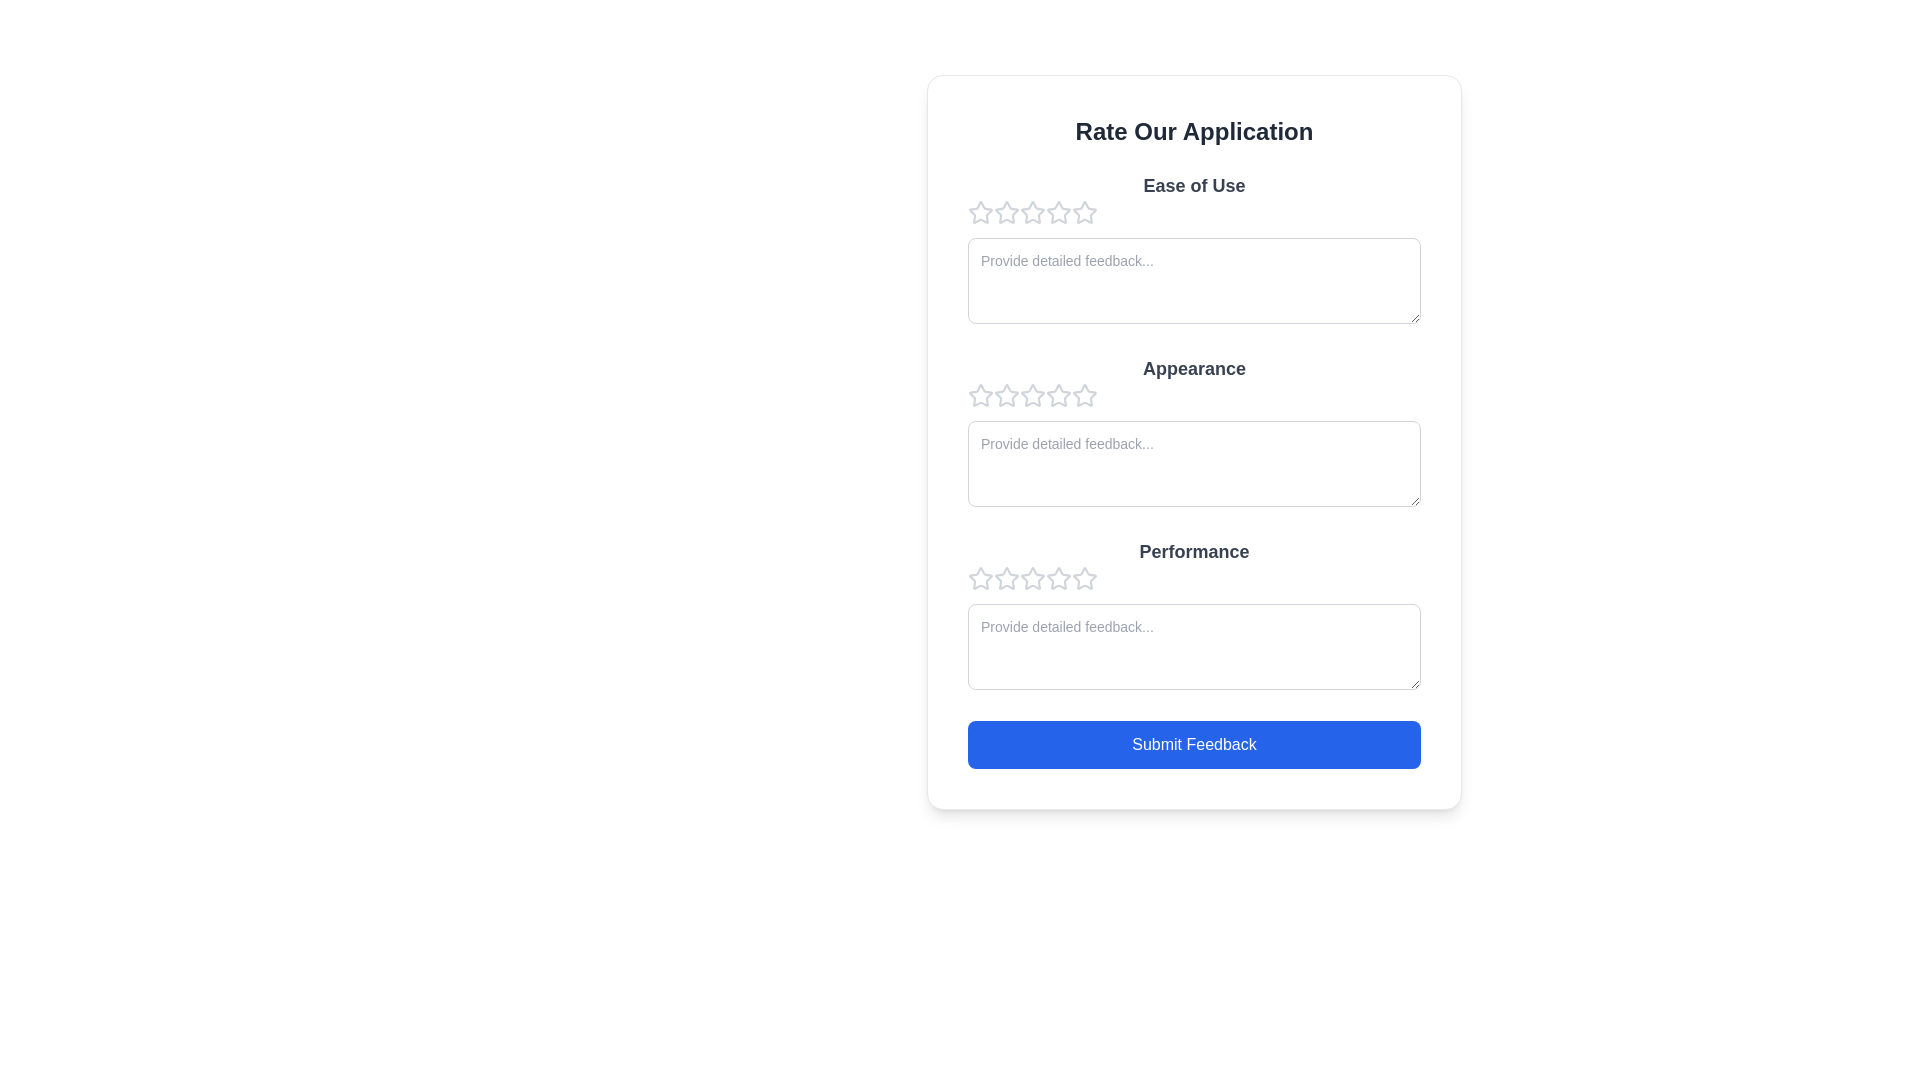 This screenshot has width=1920, height=1080. I want to click on the Star rating component located under the 'Appearance' heading, which is the second rating section in the form, so click(1194, 396).